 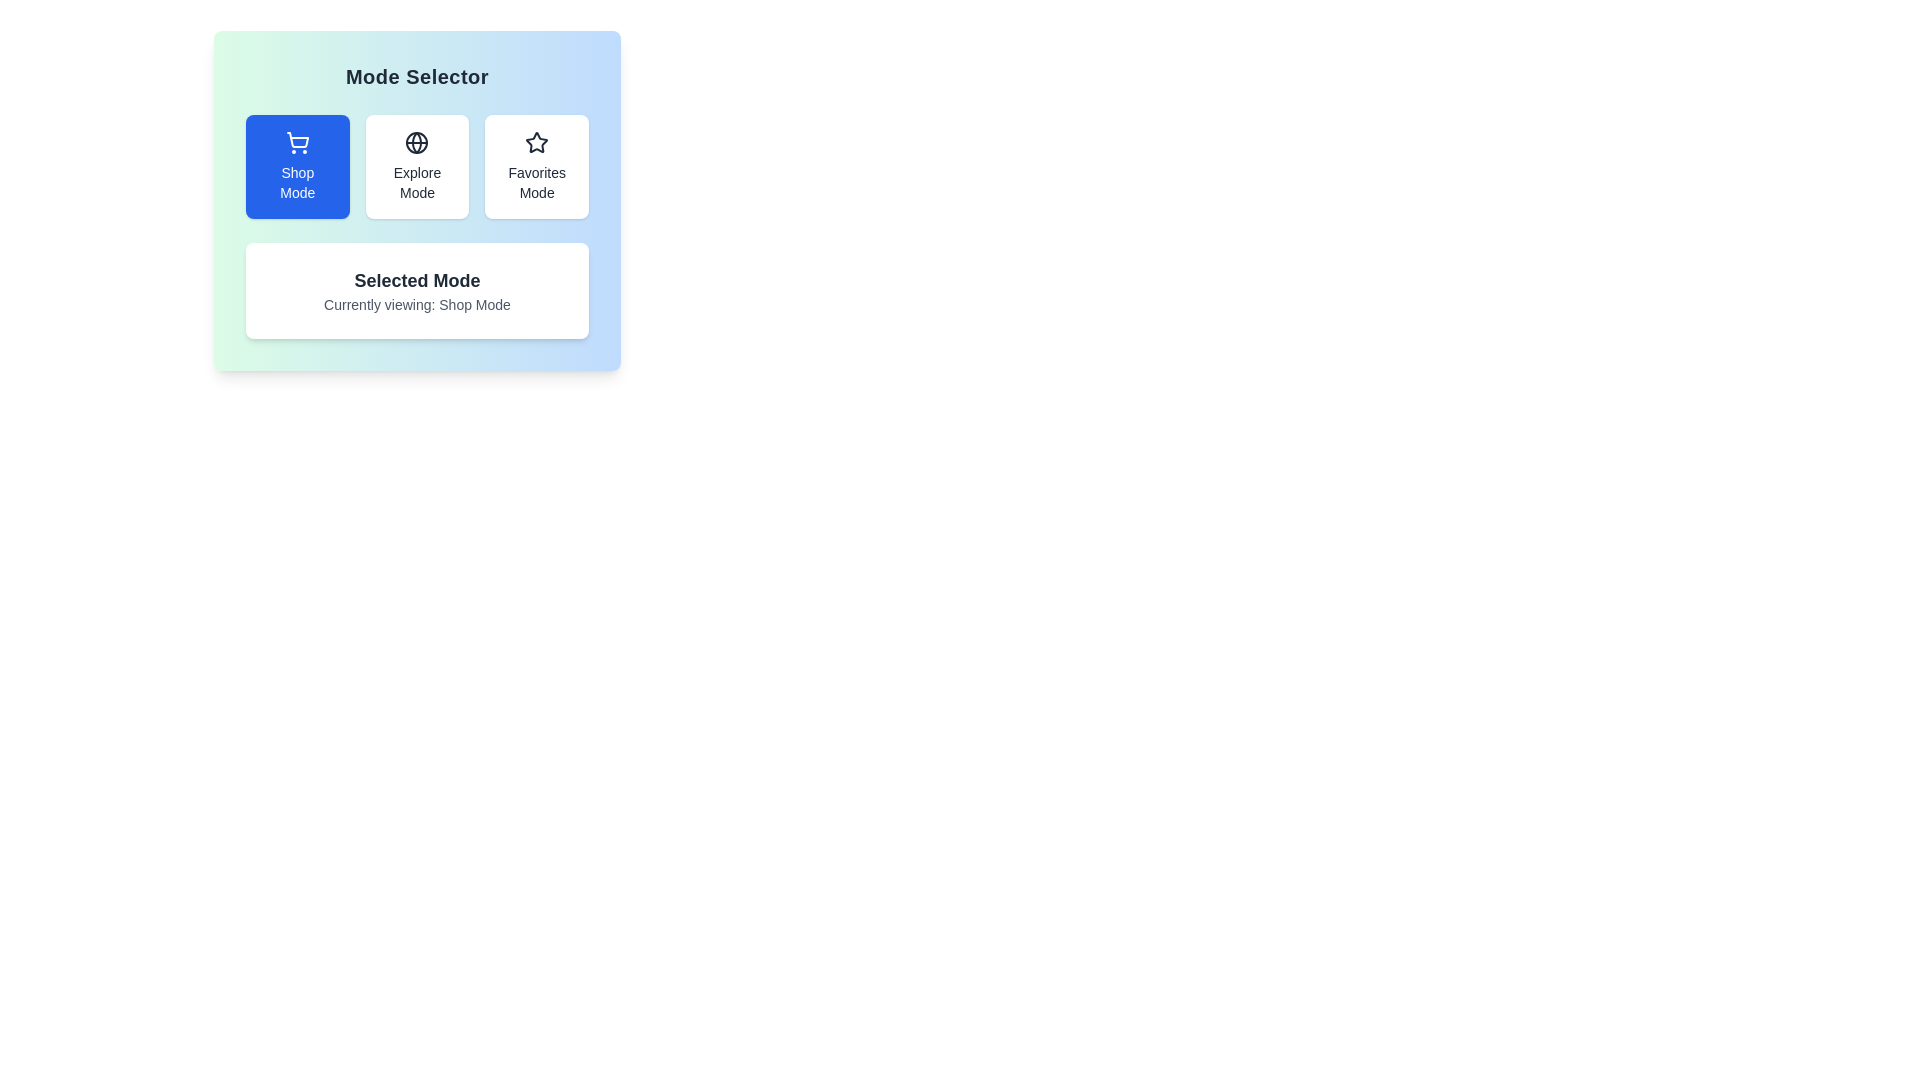 What do you see at coordinates (416, 281) in the screenshot?
I see `the Text Label that conveys the current operational context or mode selected by the user, which is centrally located within a white, rounded rectangle in the lower middle of the interface` at bounding box center [416, 281].